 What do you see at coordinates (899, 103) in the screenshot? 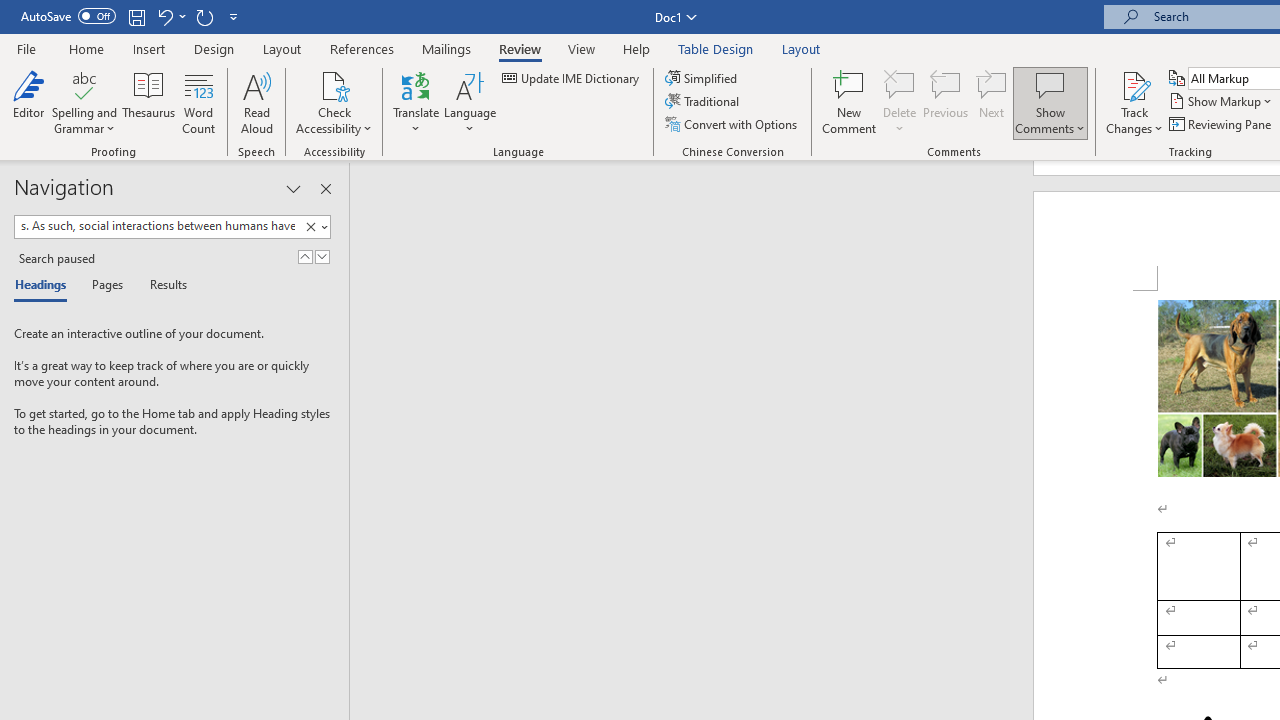
I see `'Delete'` at bounding box center [899, 103].